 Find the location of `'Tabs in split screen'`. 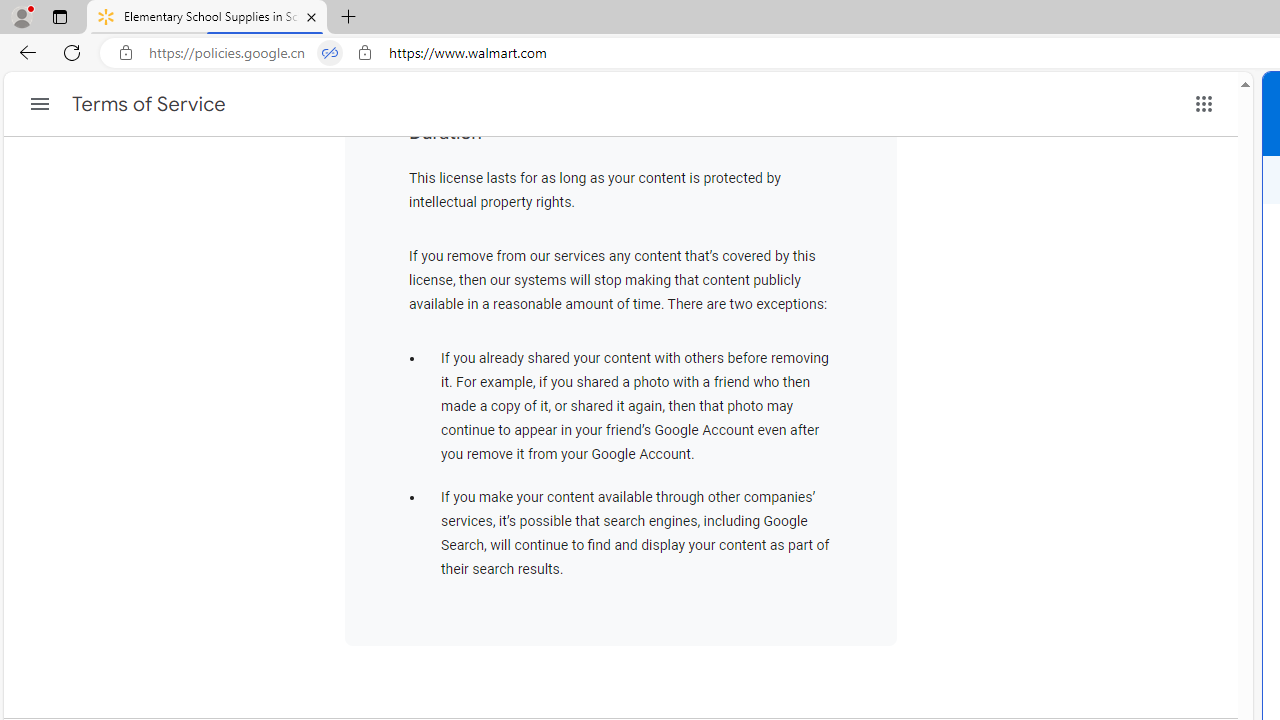

'Tabs in split screen' is located at coordinates (330, 52).